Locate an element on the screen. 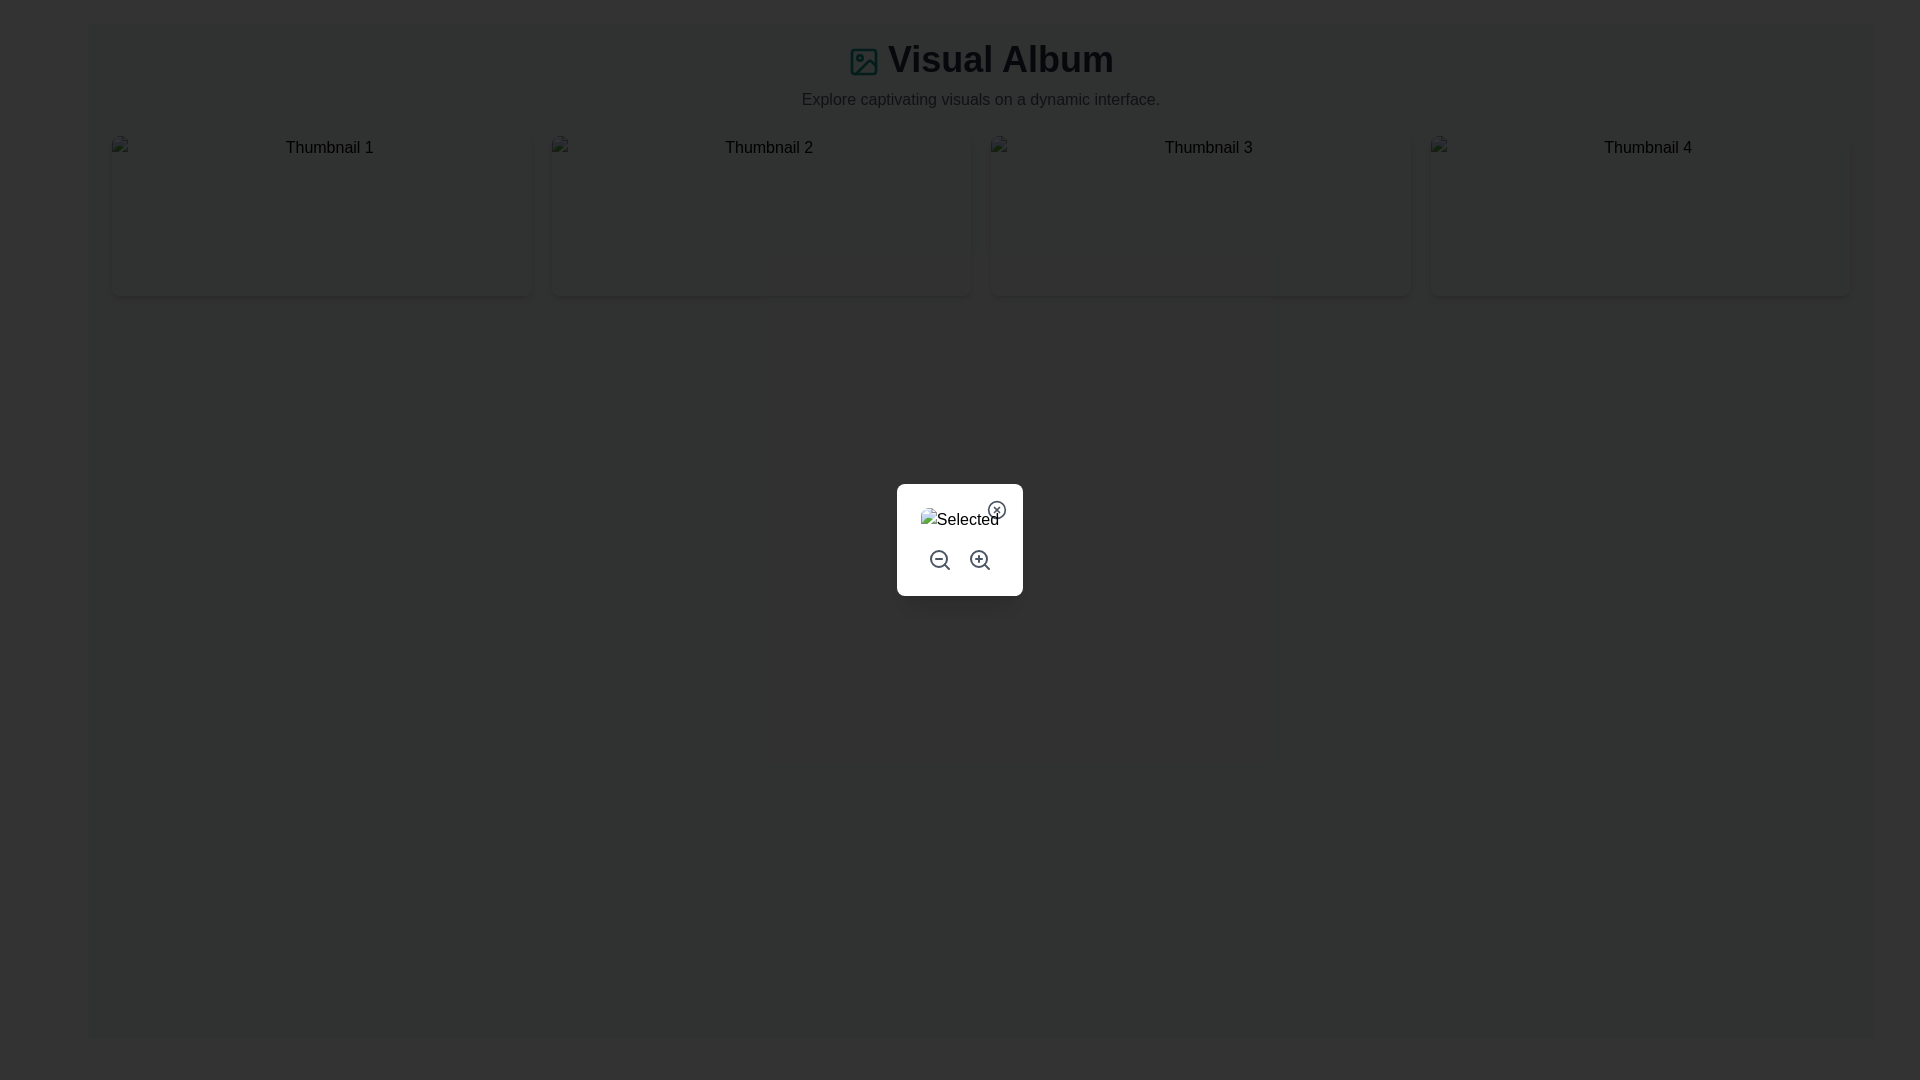 This screenshot has height=1080, width=1920. the teal picture frame icon located to the left of the 'Visual Album' heading in the centralized header section is located at coordinates (864, 61).